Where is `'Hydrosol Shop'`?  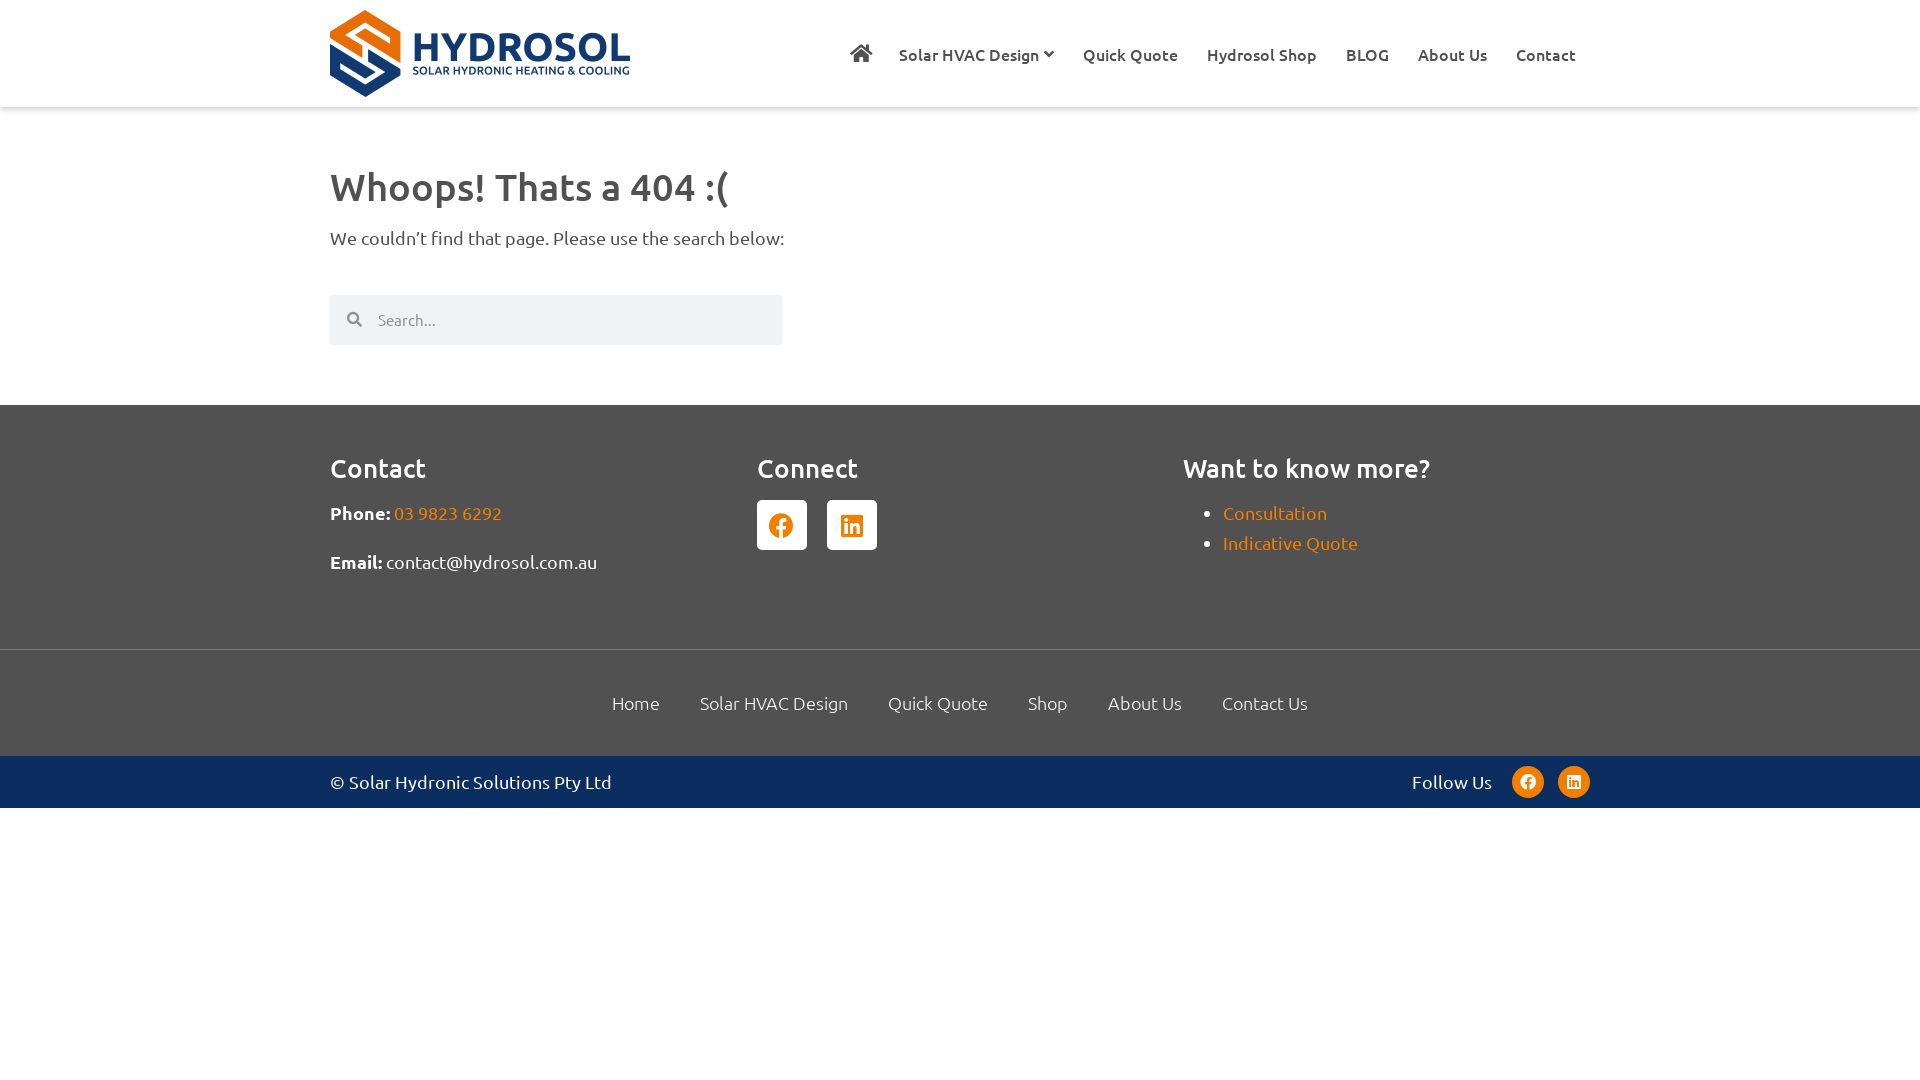
'Hydrosol Shop' is located at coordinates (1261, 52).